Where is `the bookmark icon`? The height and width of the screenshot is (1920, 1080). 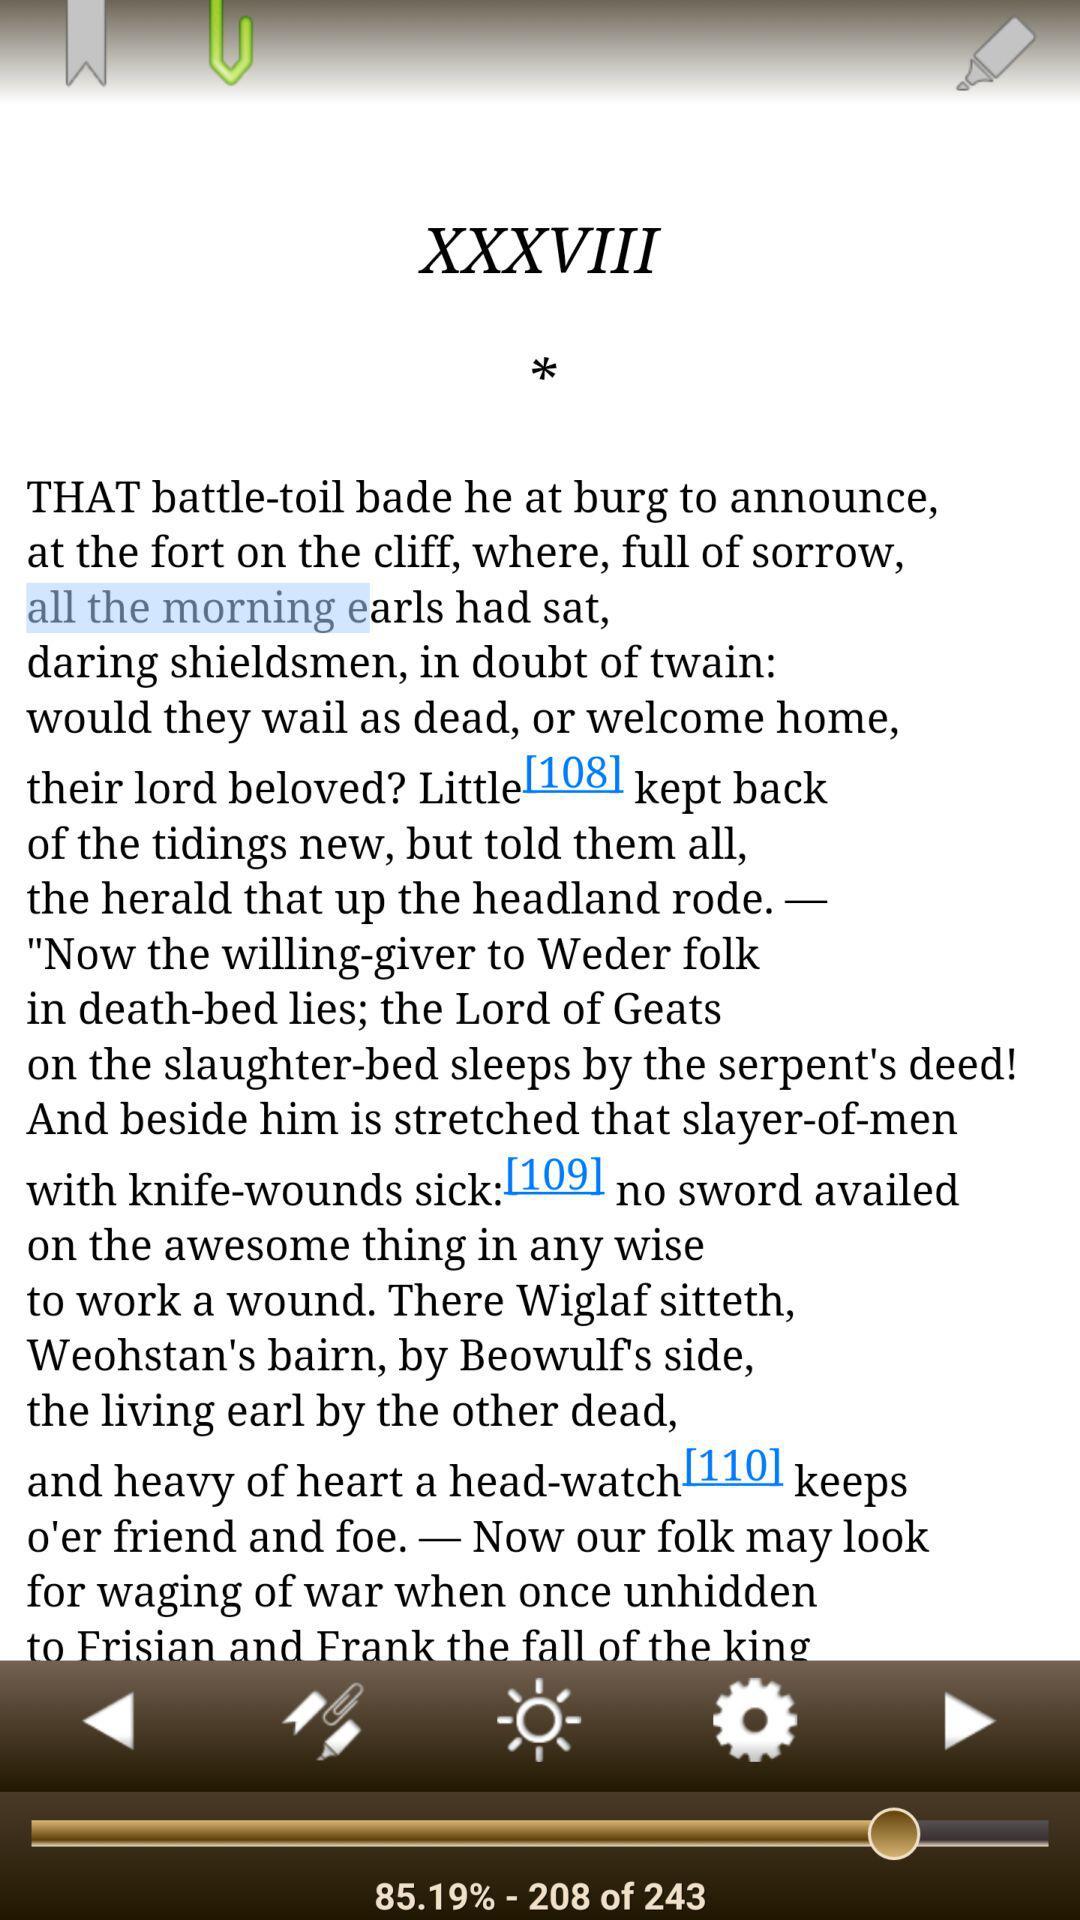
the bookmark icon is located at coordinates (84, 45).